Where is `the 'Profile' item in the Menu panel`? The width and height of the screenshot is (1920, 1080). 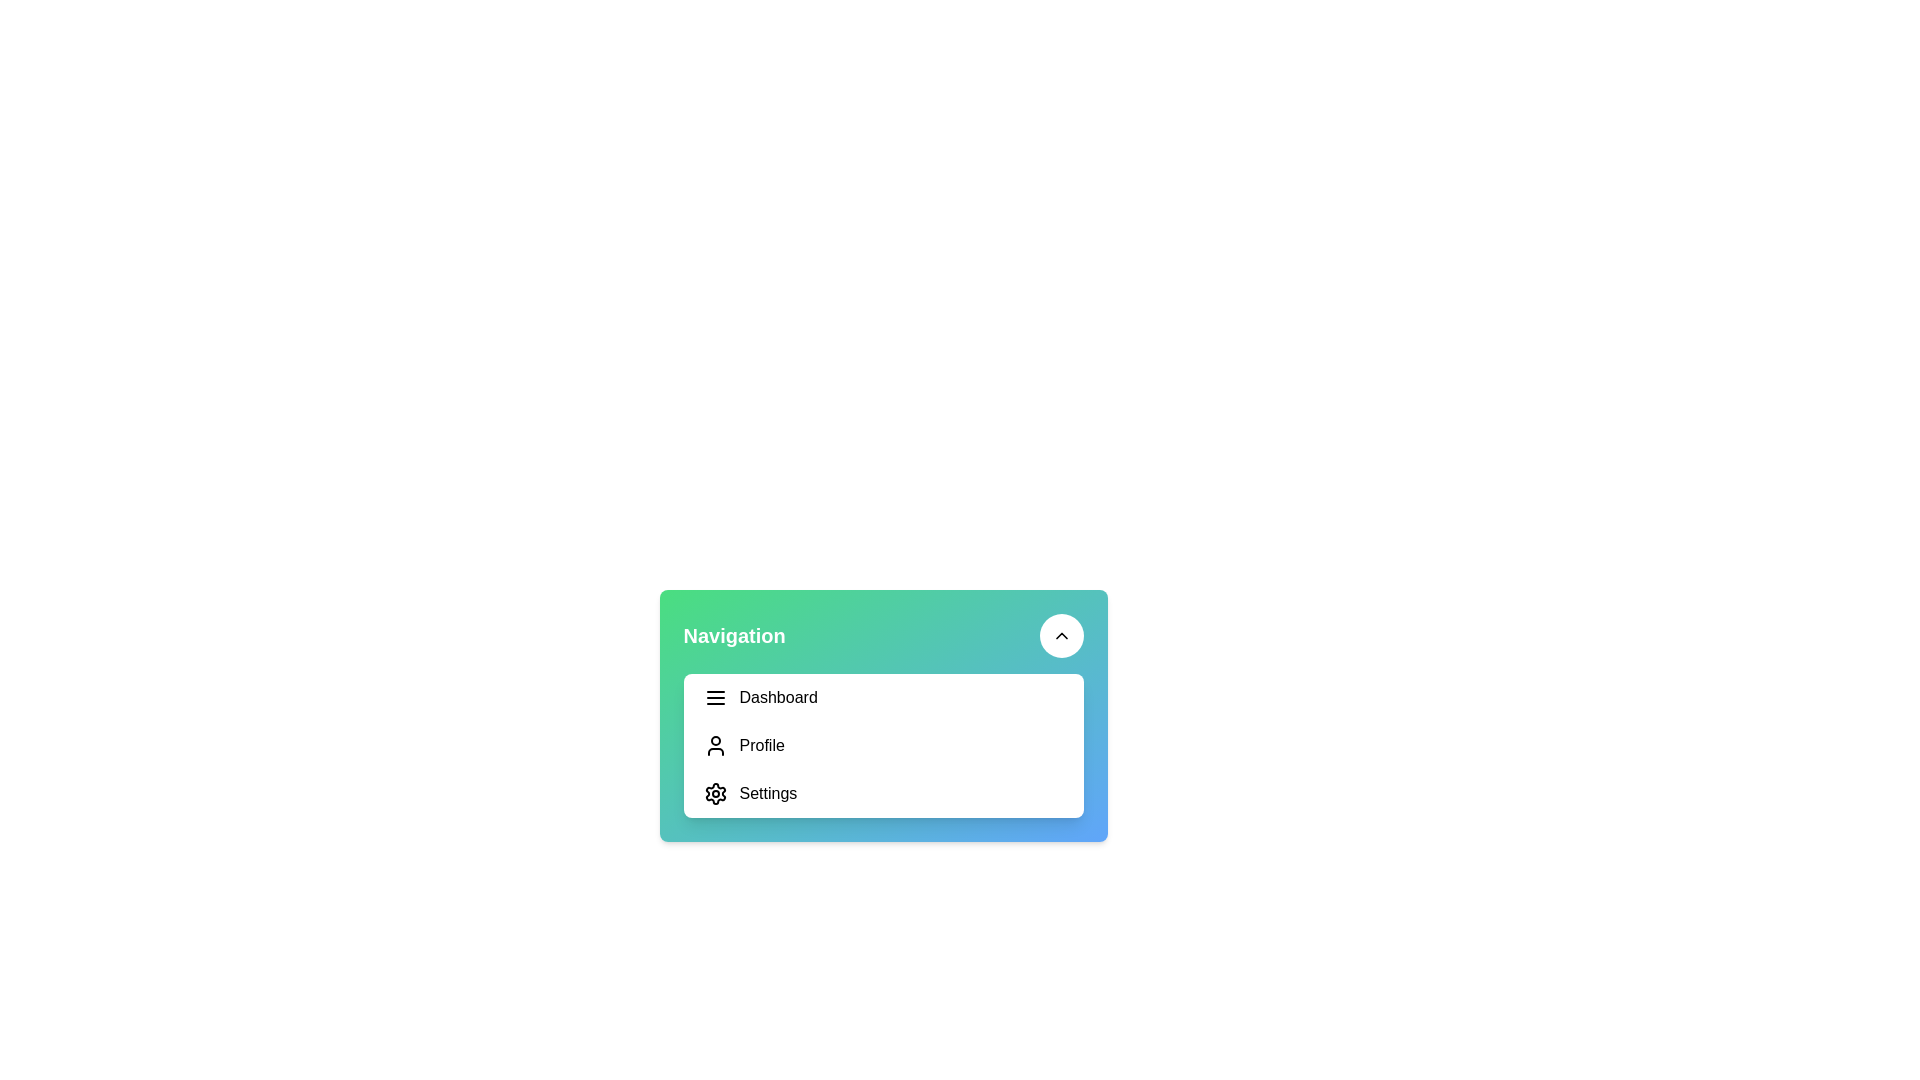
the 'Profile' item in the Menu panel is located at coordinates (882, 745).